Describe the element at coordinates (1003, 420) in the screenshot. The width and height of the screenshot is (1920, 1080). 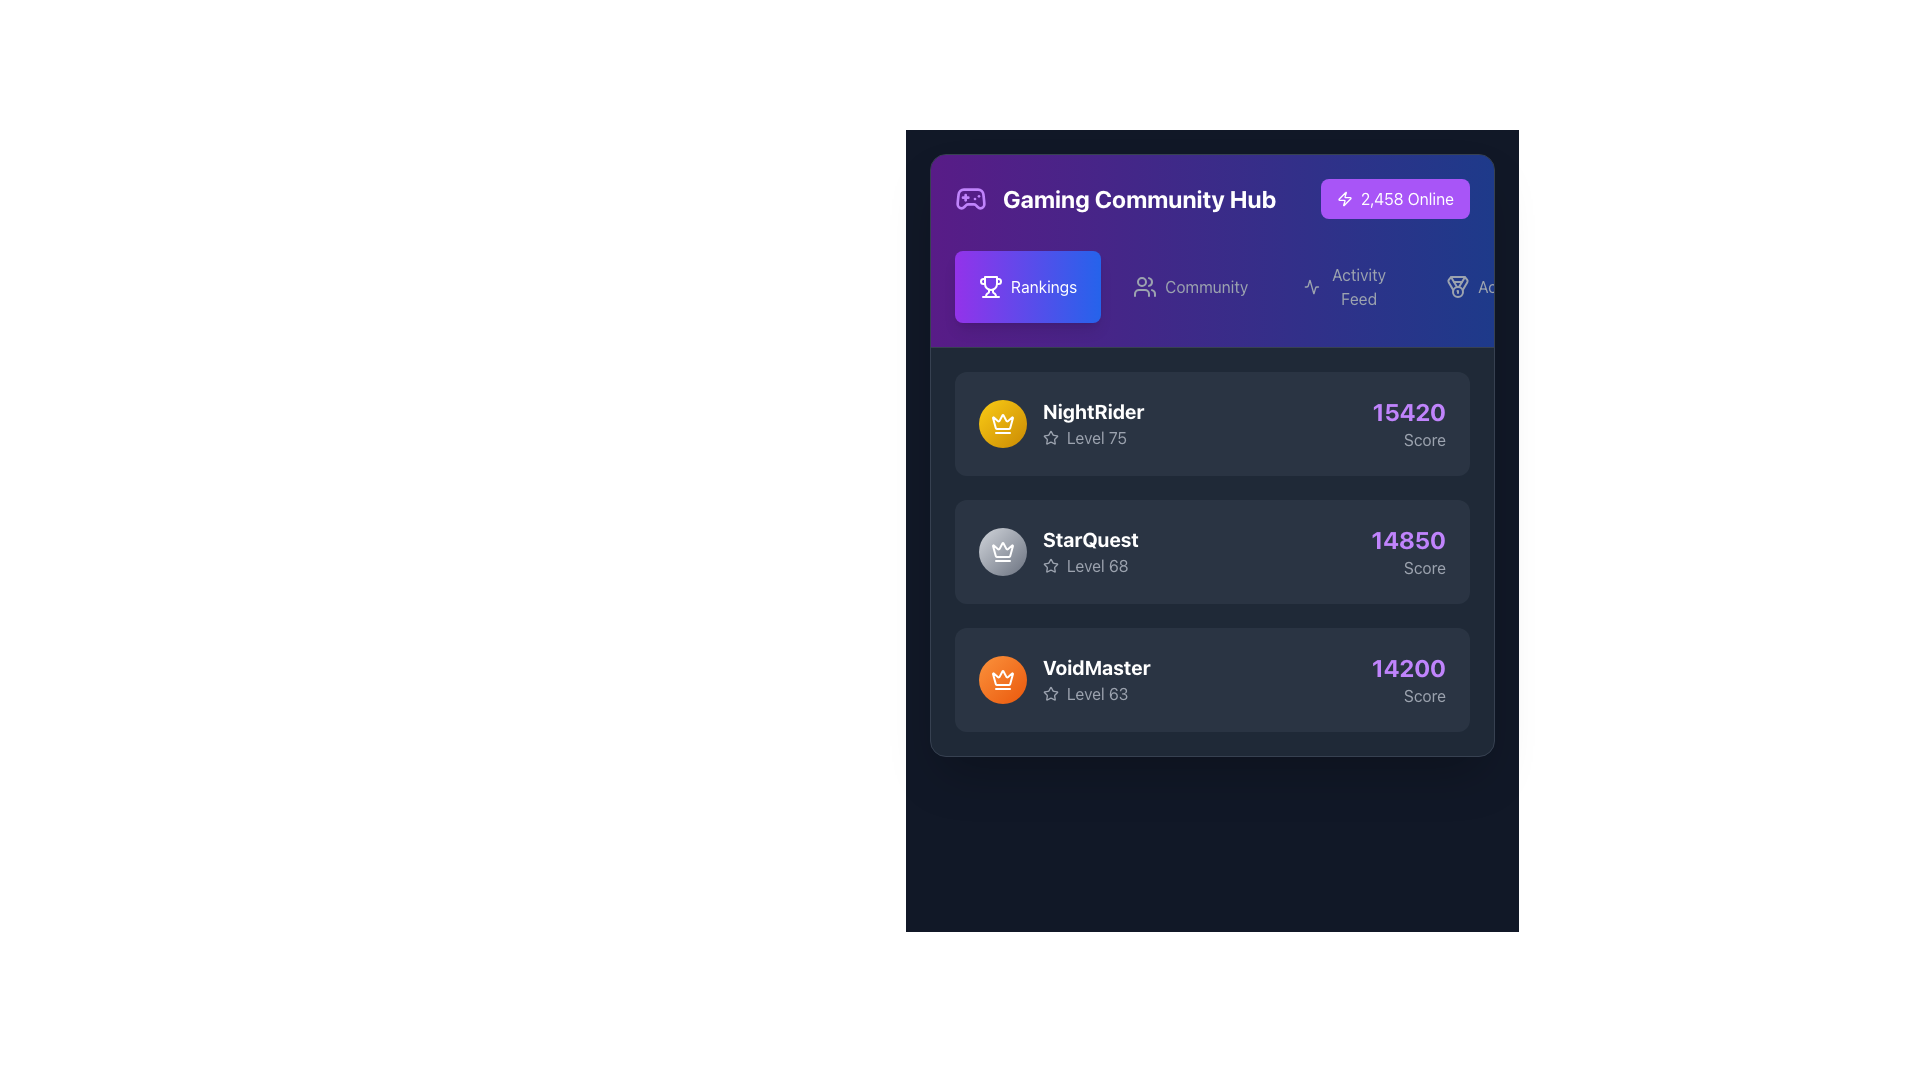
I see `the golden crown icon associated with the user 'NightRider' in the leaderboard interface` at that location.